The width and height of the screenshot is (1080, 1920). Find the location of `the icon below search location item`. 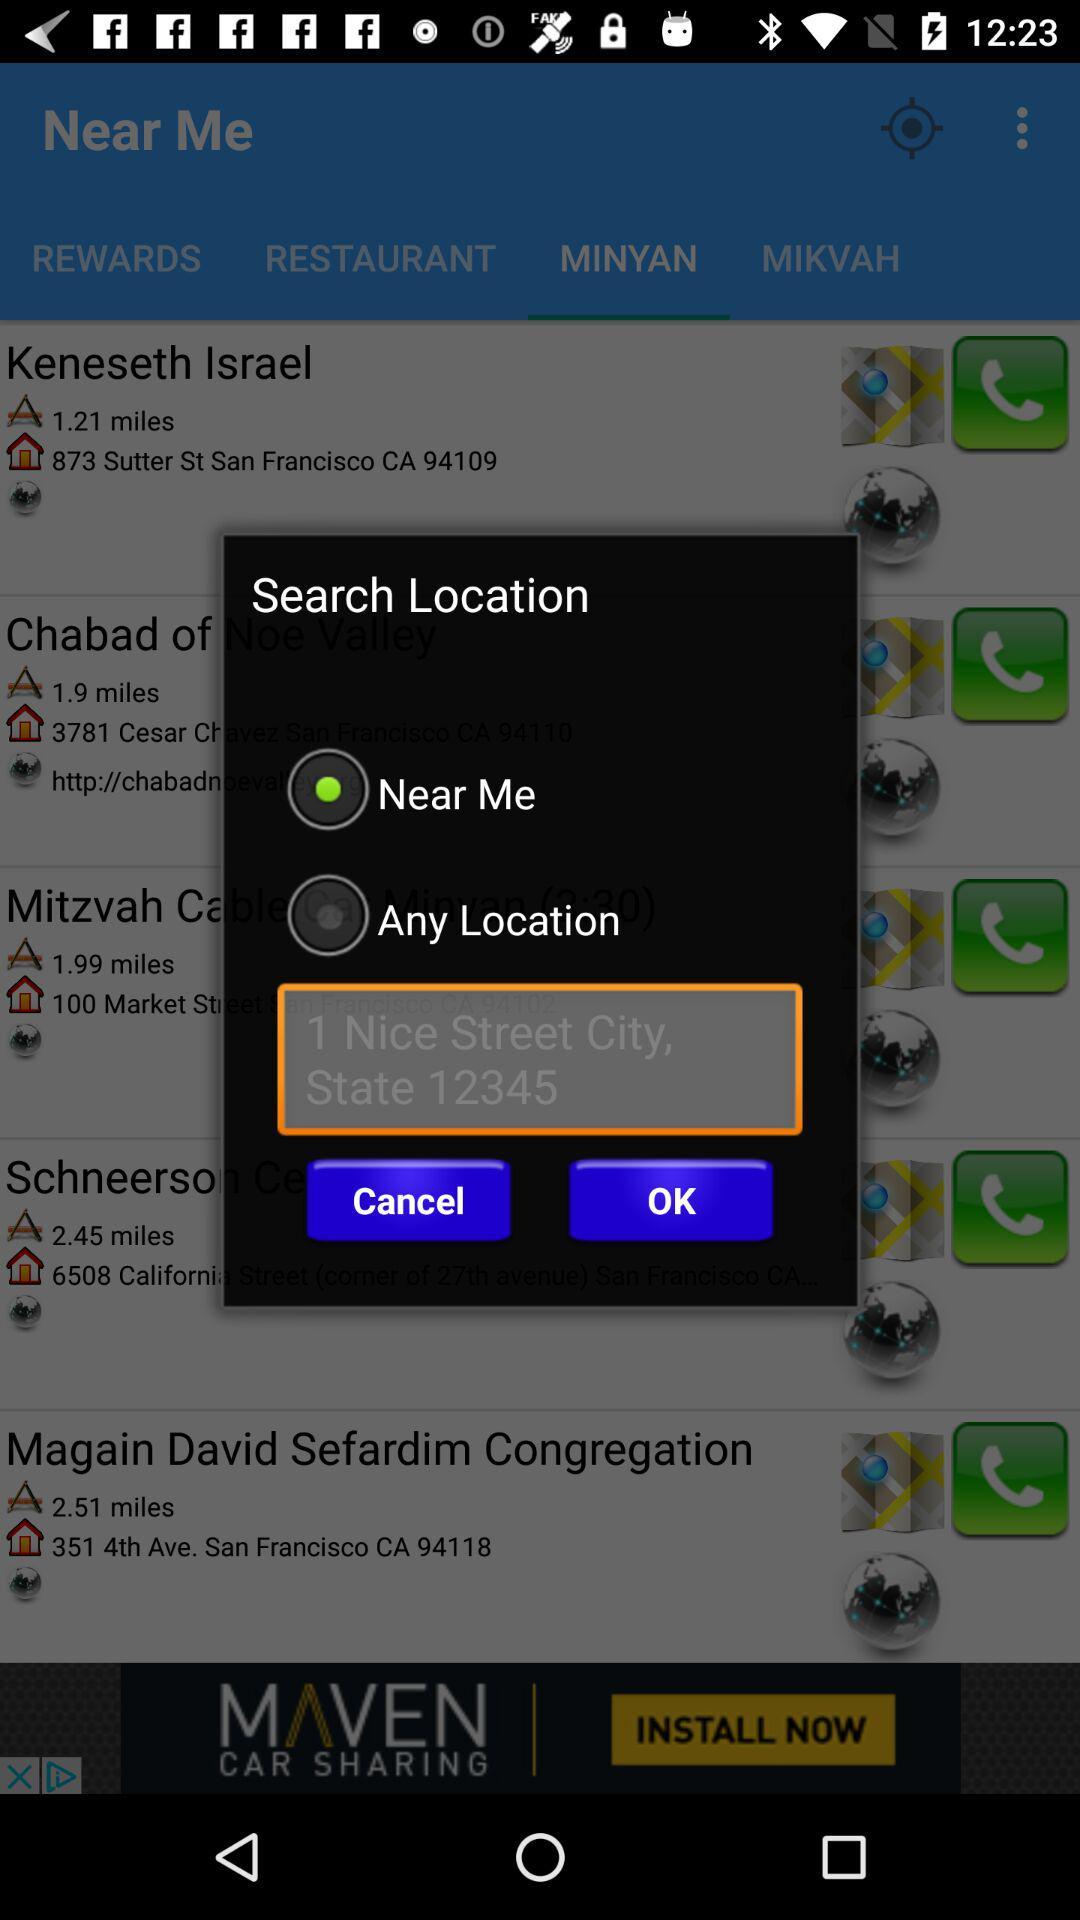

the icon below search location item is located at coordinates (540, 791).